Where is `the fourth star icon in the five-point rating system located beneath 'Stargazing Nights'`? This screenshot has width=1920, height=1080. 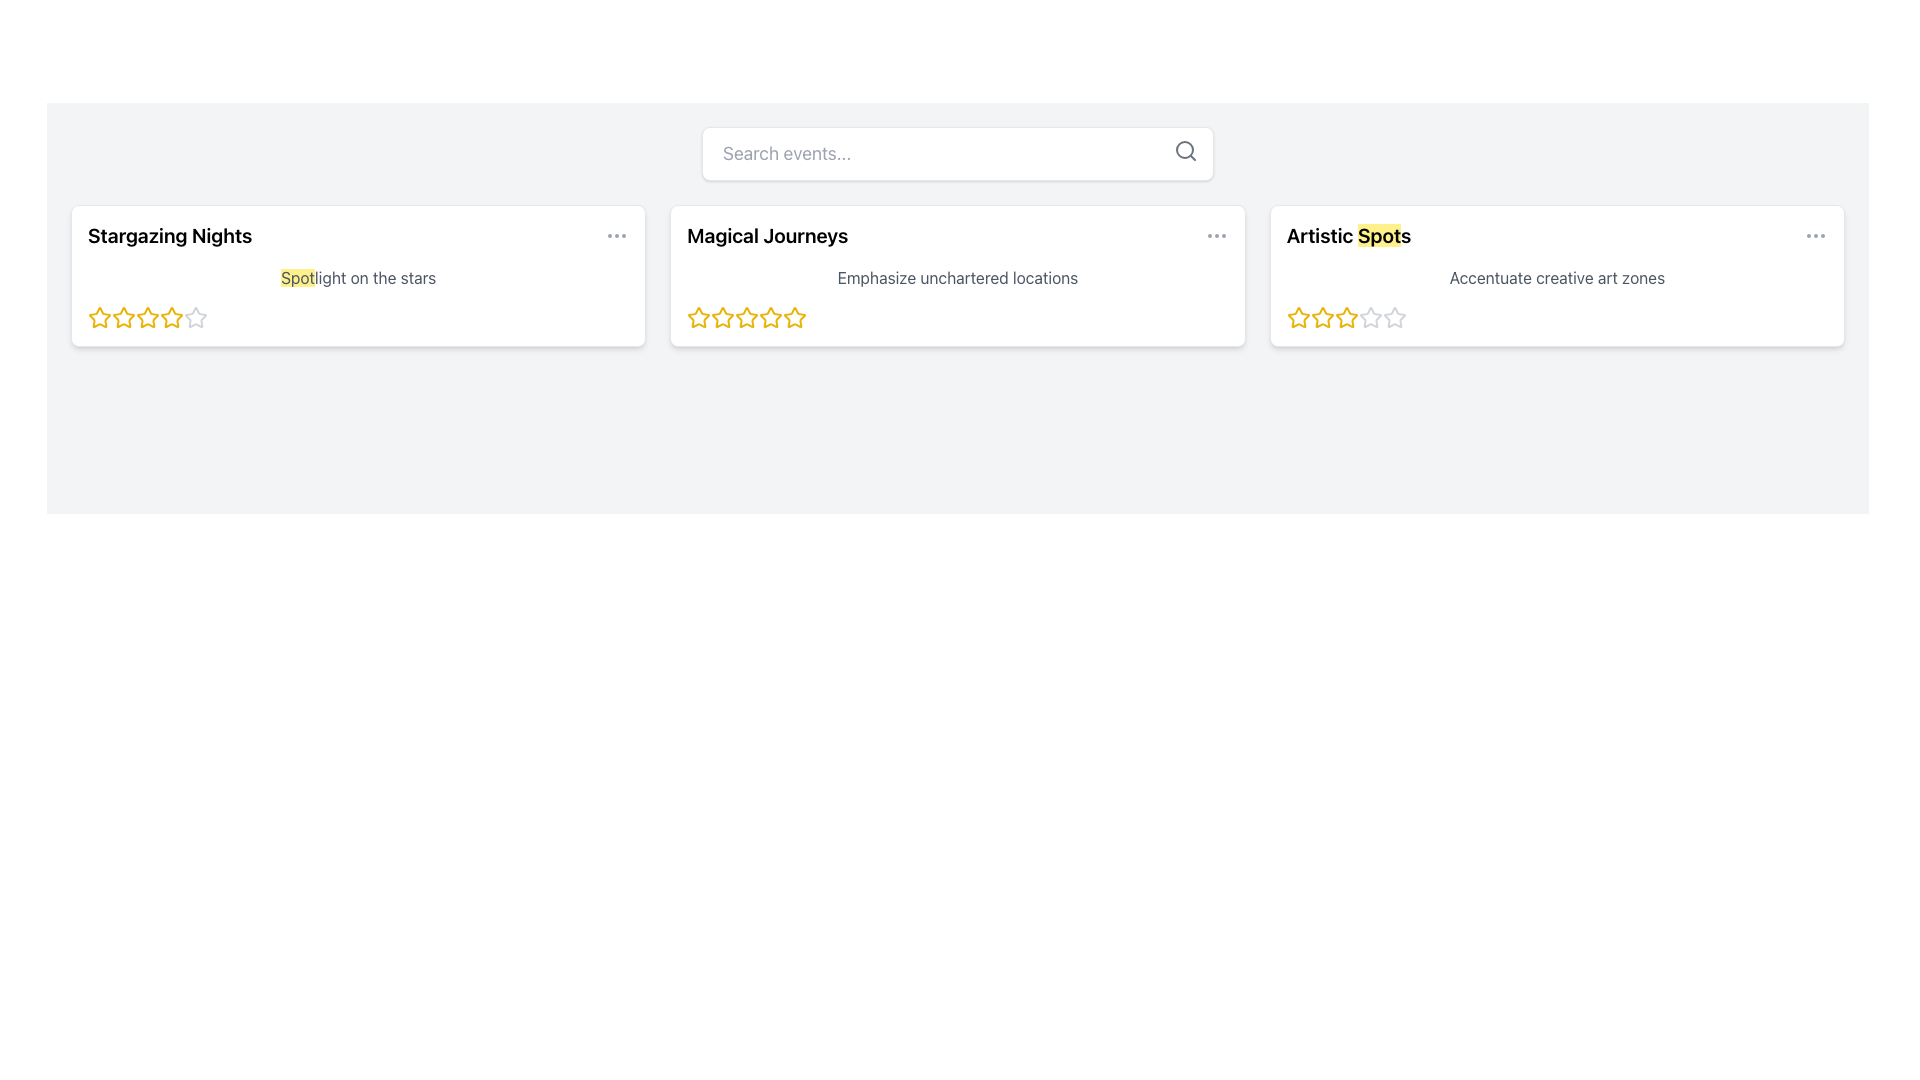
the fourth star icon in the five-point rating system located beneath 'Stargazing Nights' is located at coordinates (147, 316).